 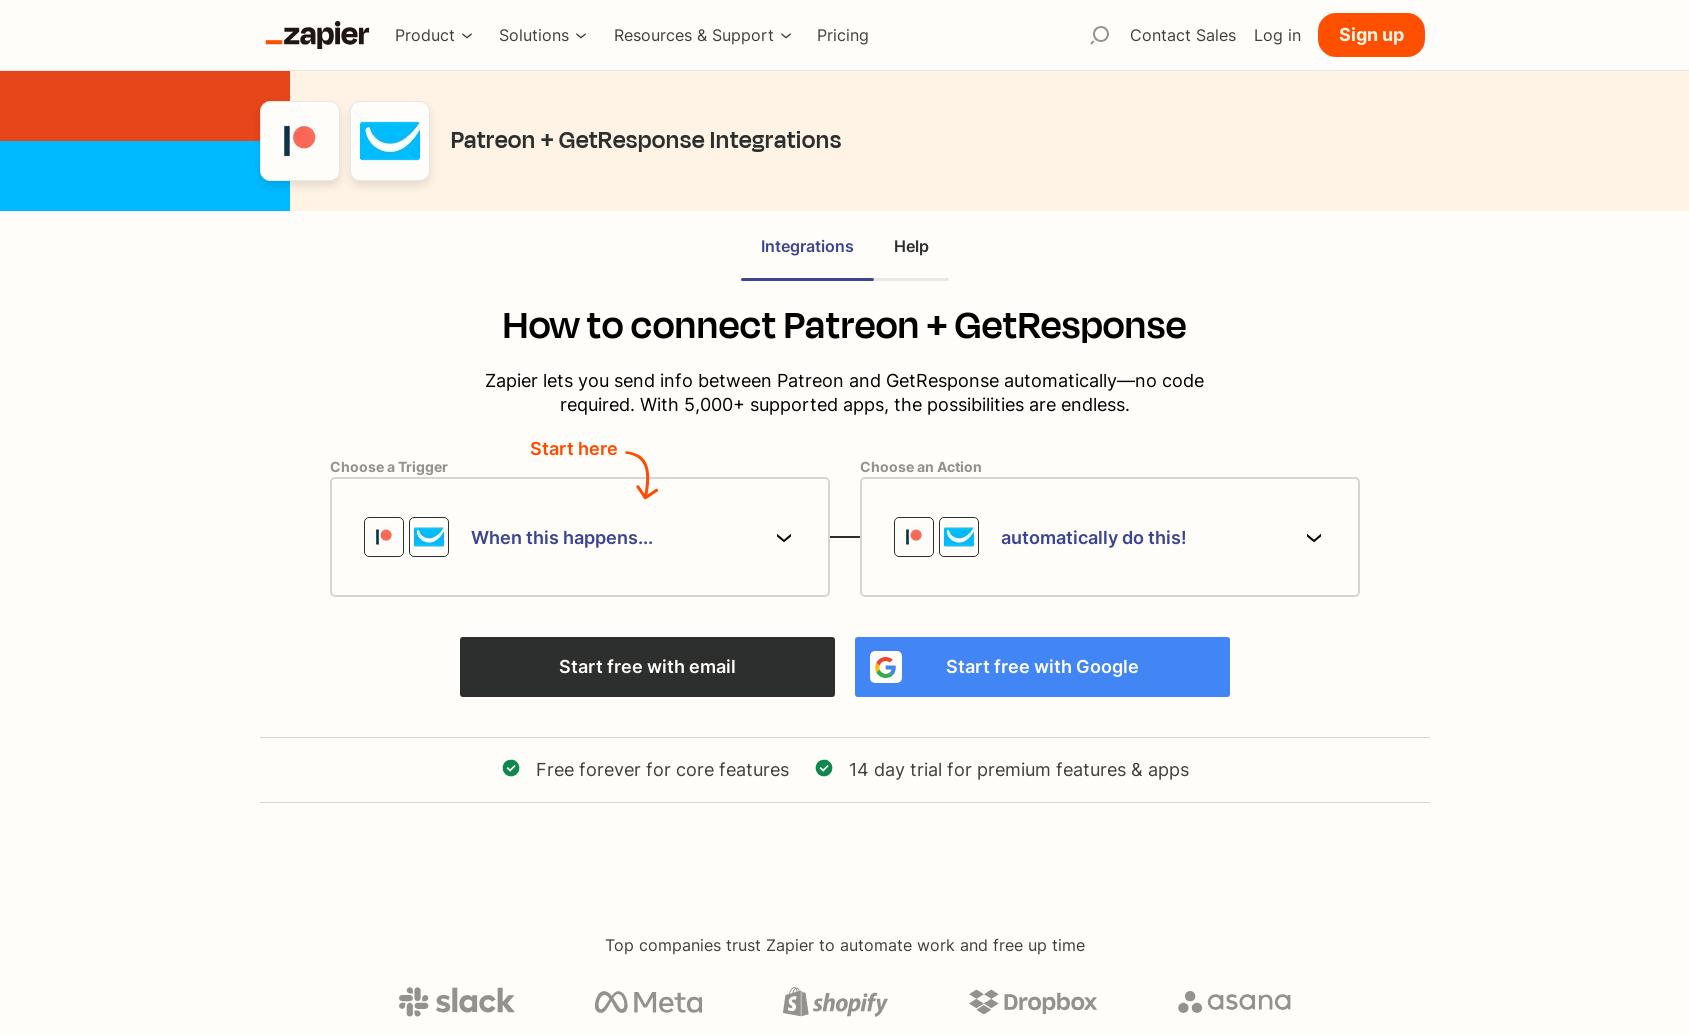 I want to click on 'Integrations', so click(x=759, y=244).